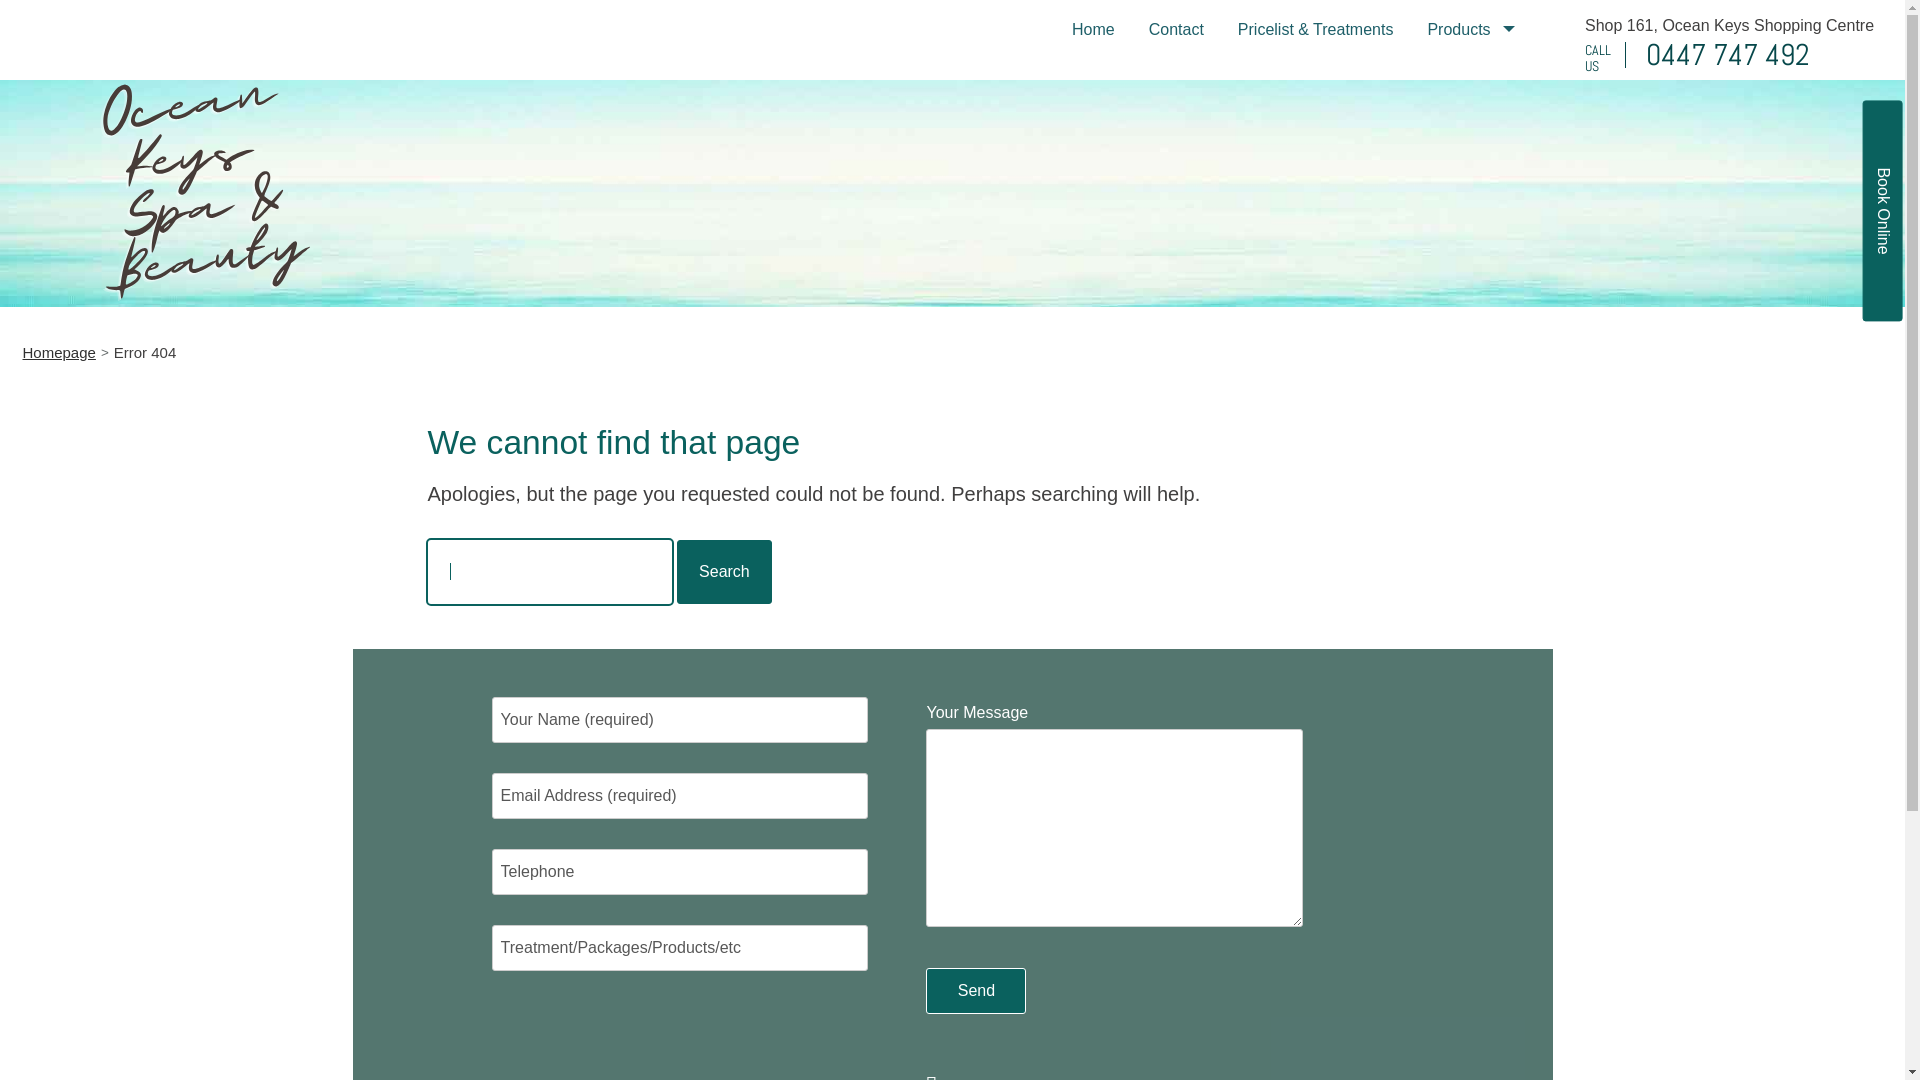 This screenshot has height=1080, width=1920. I want to click on 'Homepage', so click(58, 351).